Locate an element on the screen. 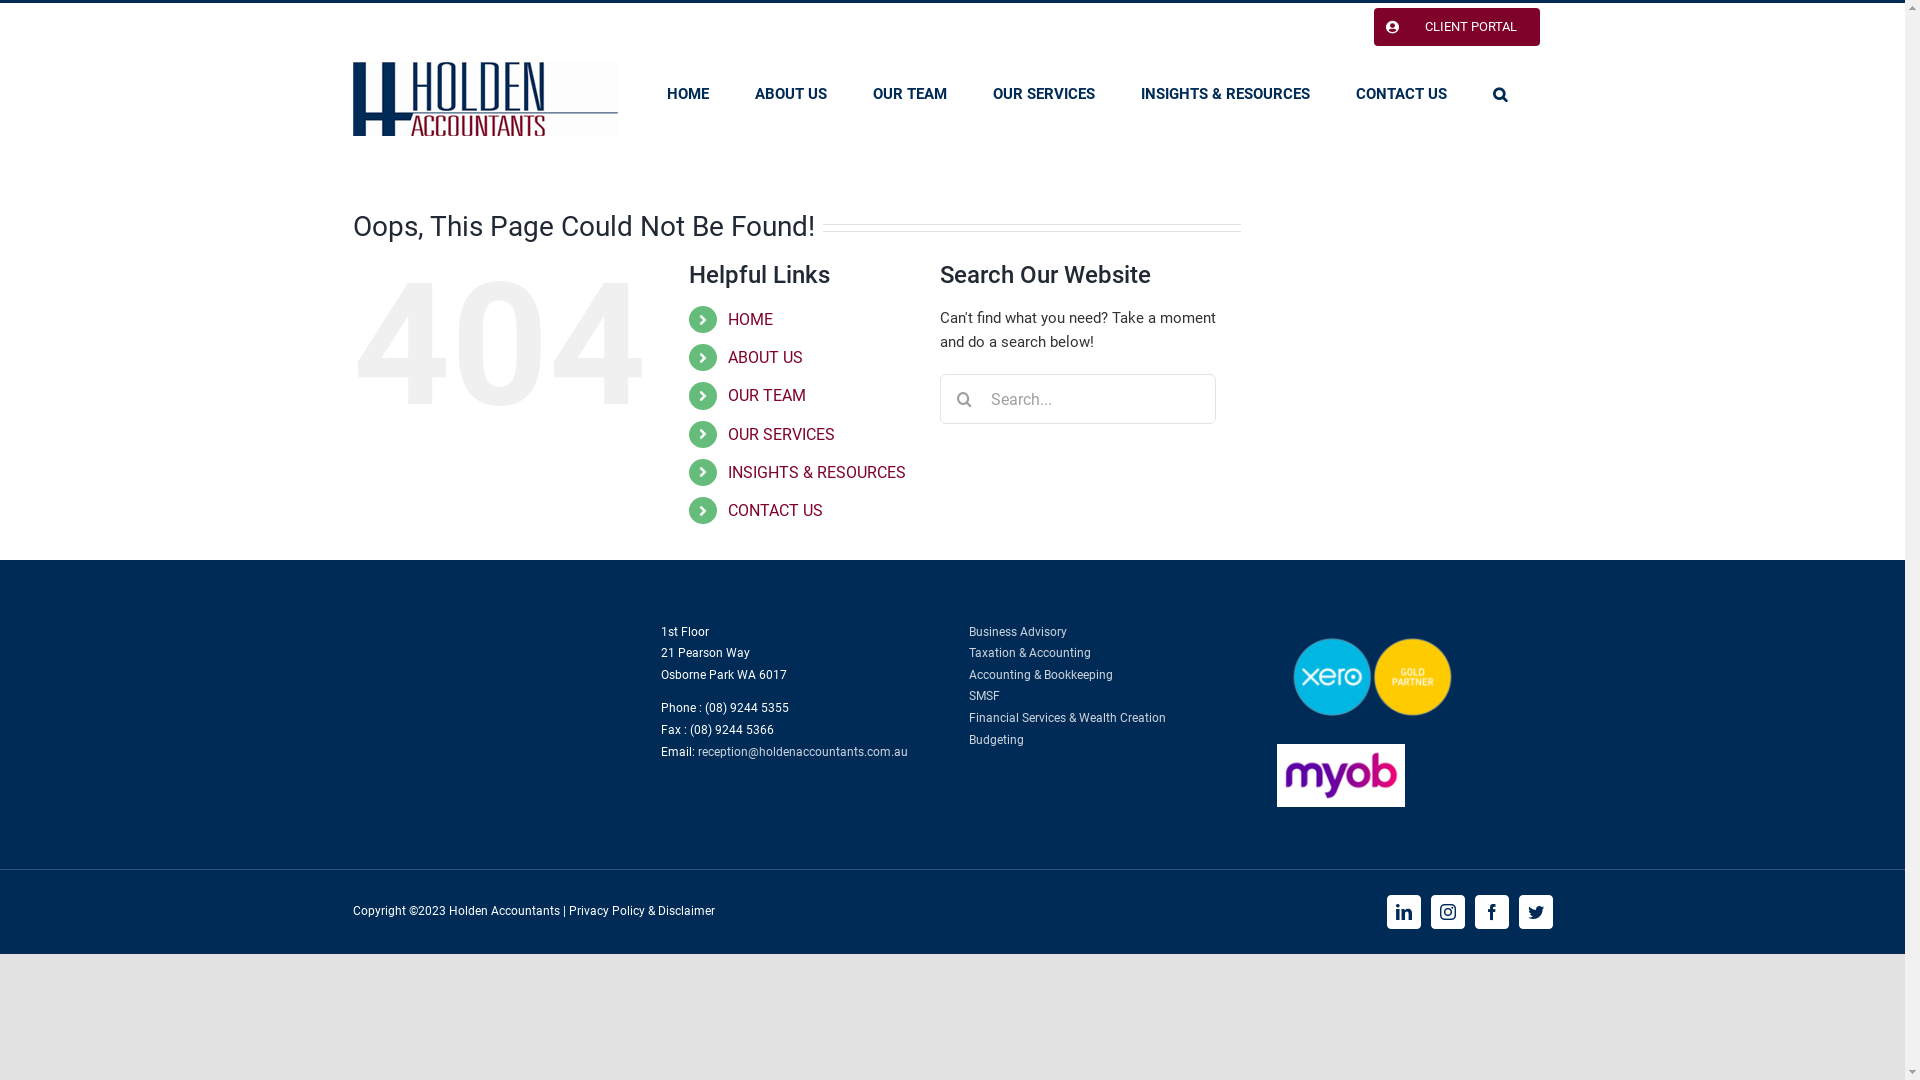  'OUR SERVICES' is located at coordinates (1041, 93).